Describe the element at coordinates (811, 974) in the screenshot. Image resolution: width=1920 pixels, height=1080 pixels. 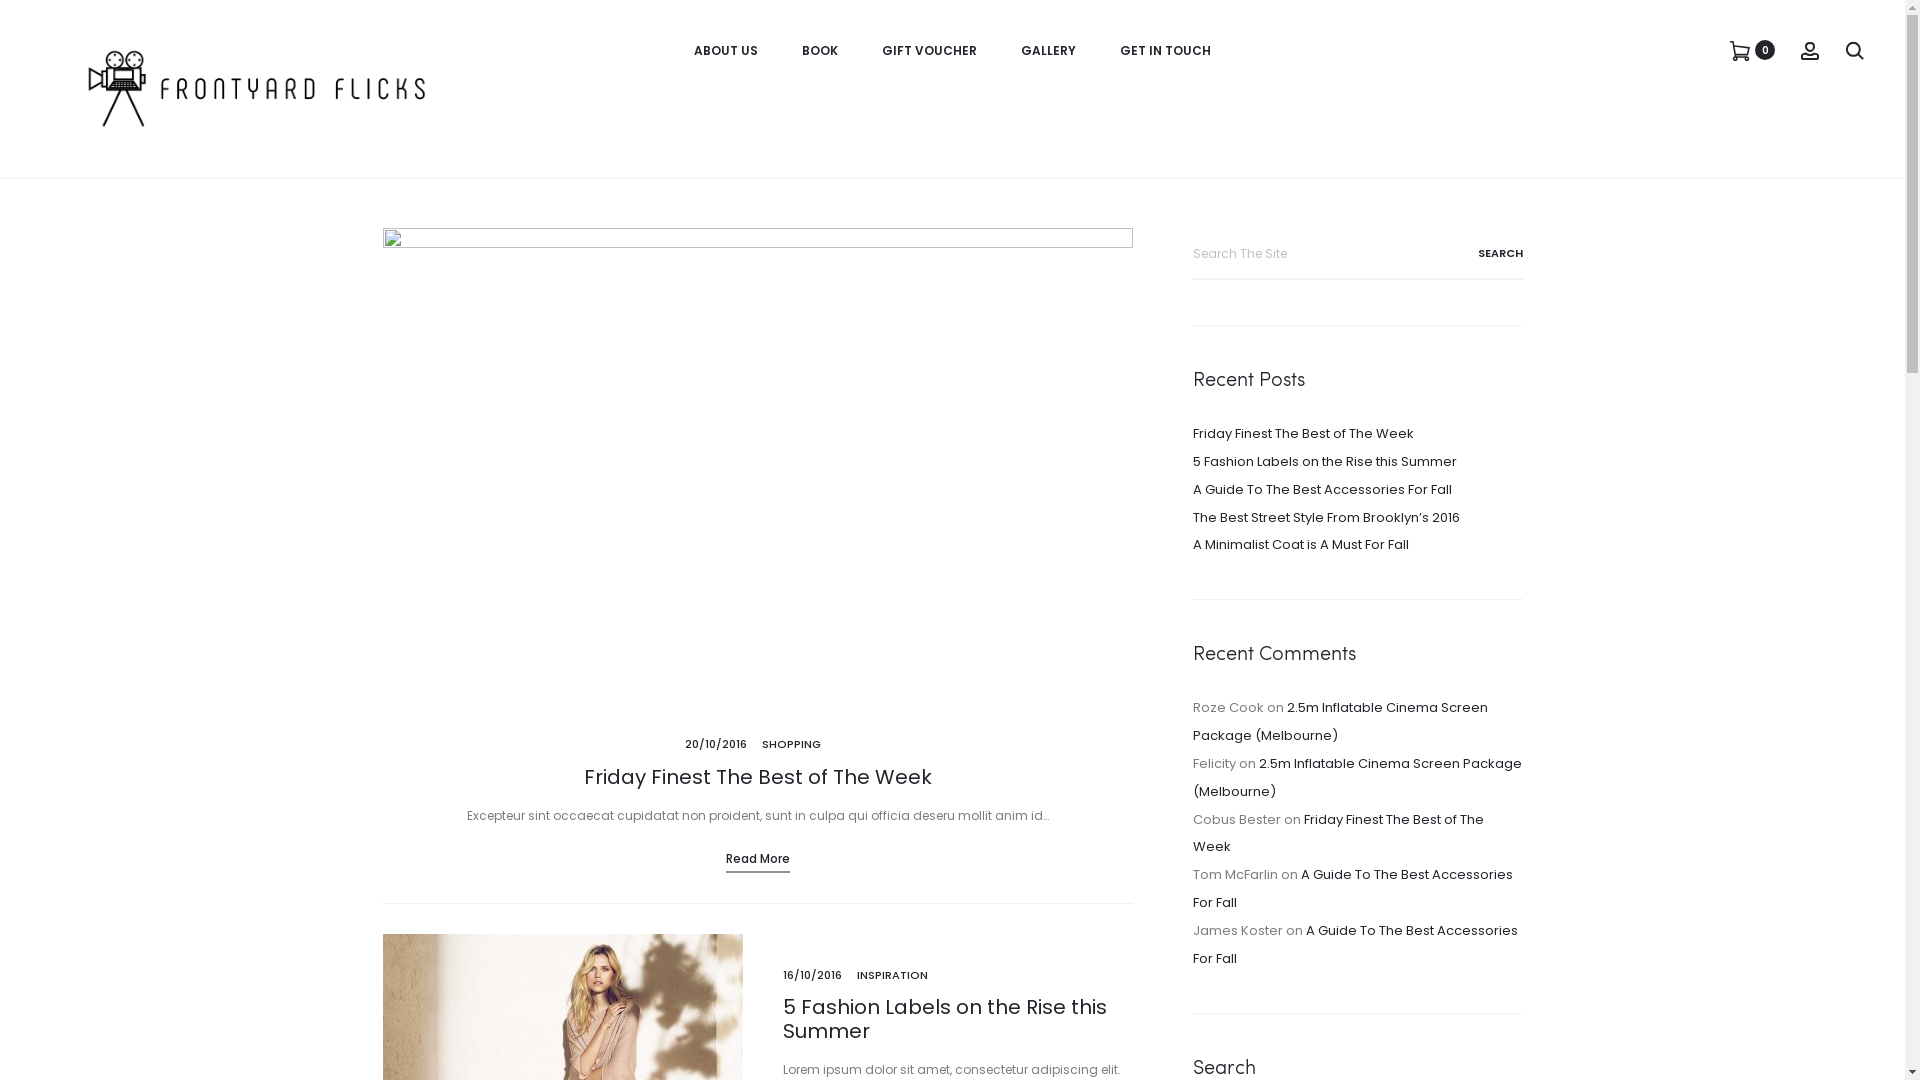
I see `'16/10/2016'` at that location.